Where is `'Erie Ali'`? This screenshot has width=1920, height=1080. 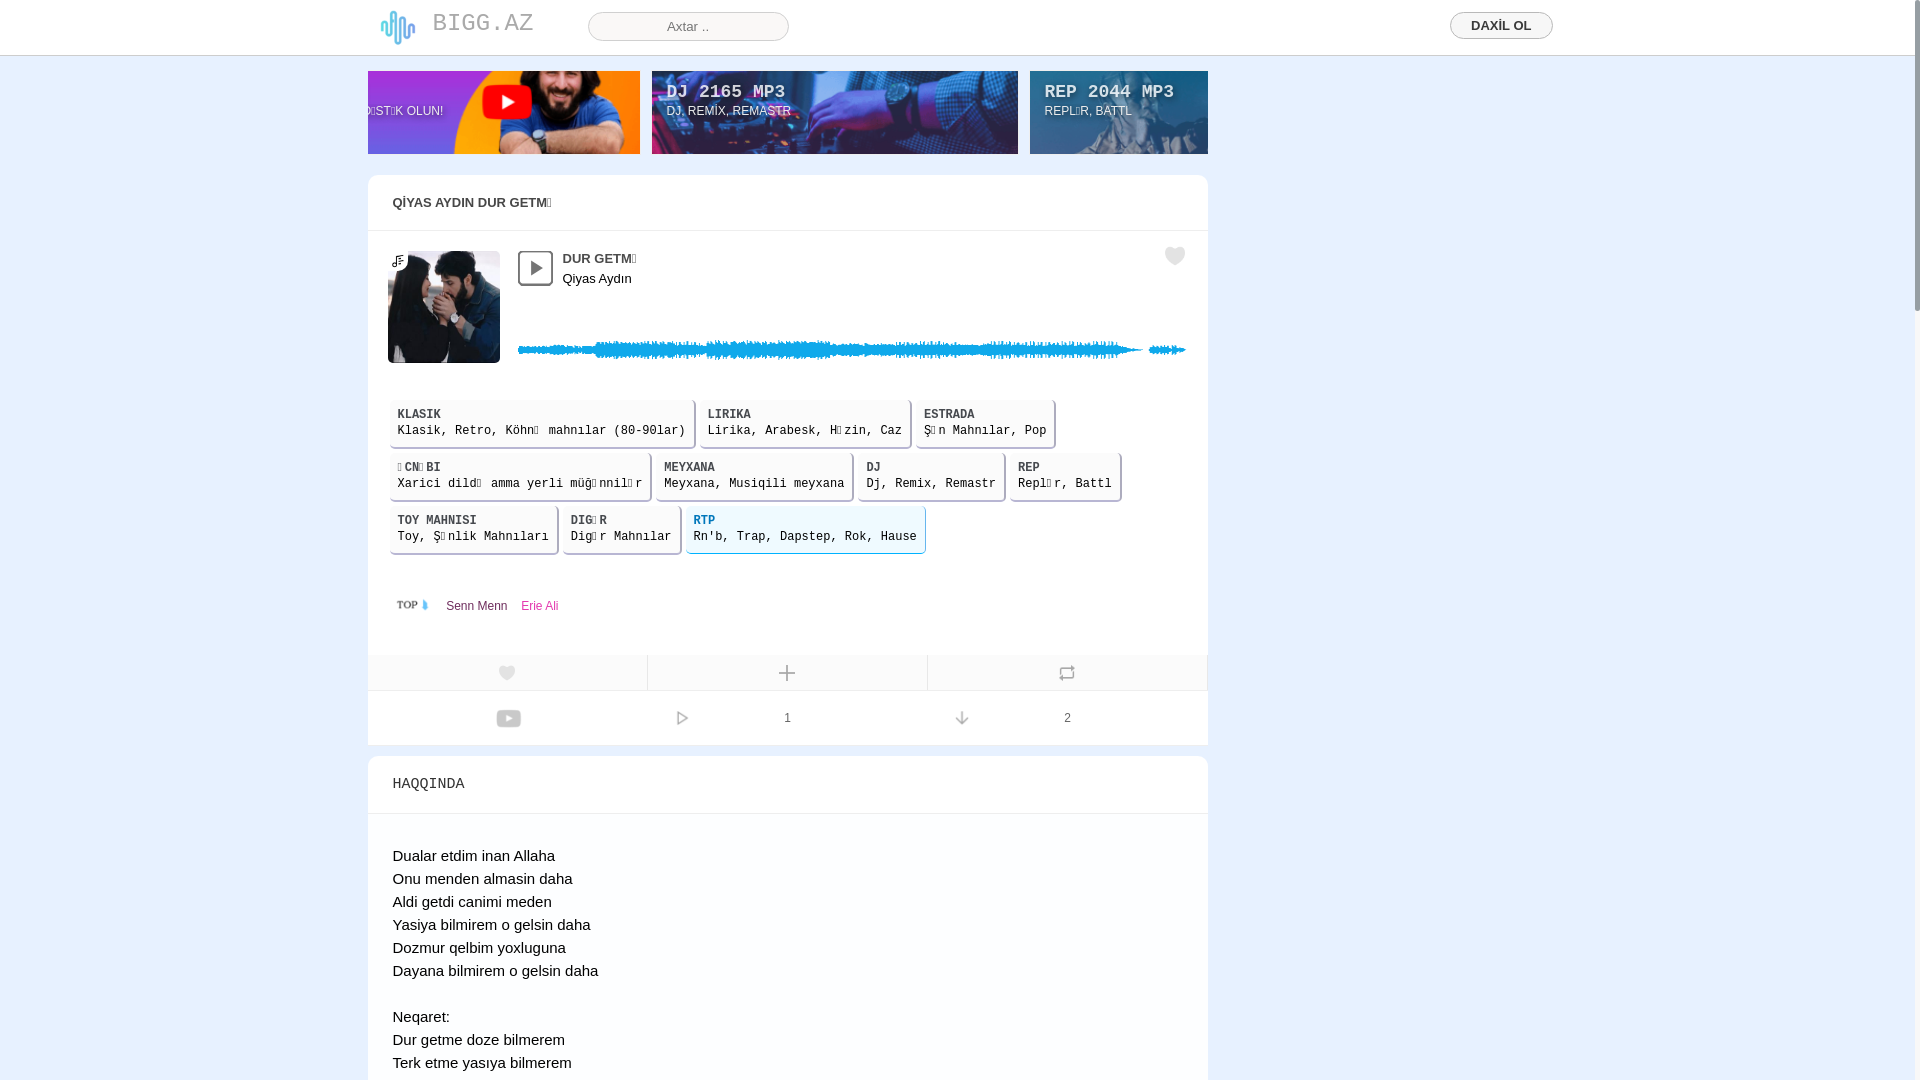 'Erie Ali' is located at coordinates (539, 604).